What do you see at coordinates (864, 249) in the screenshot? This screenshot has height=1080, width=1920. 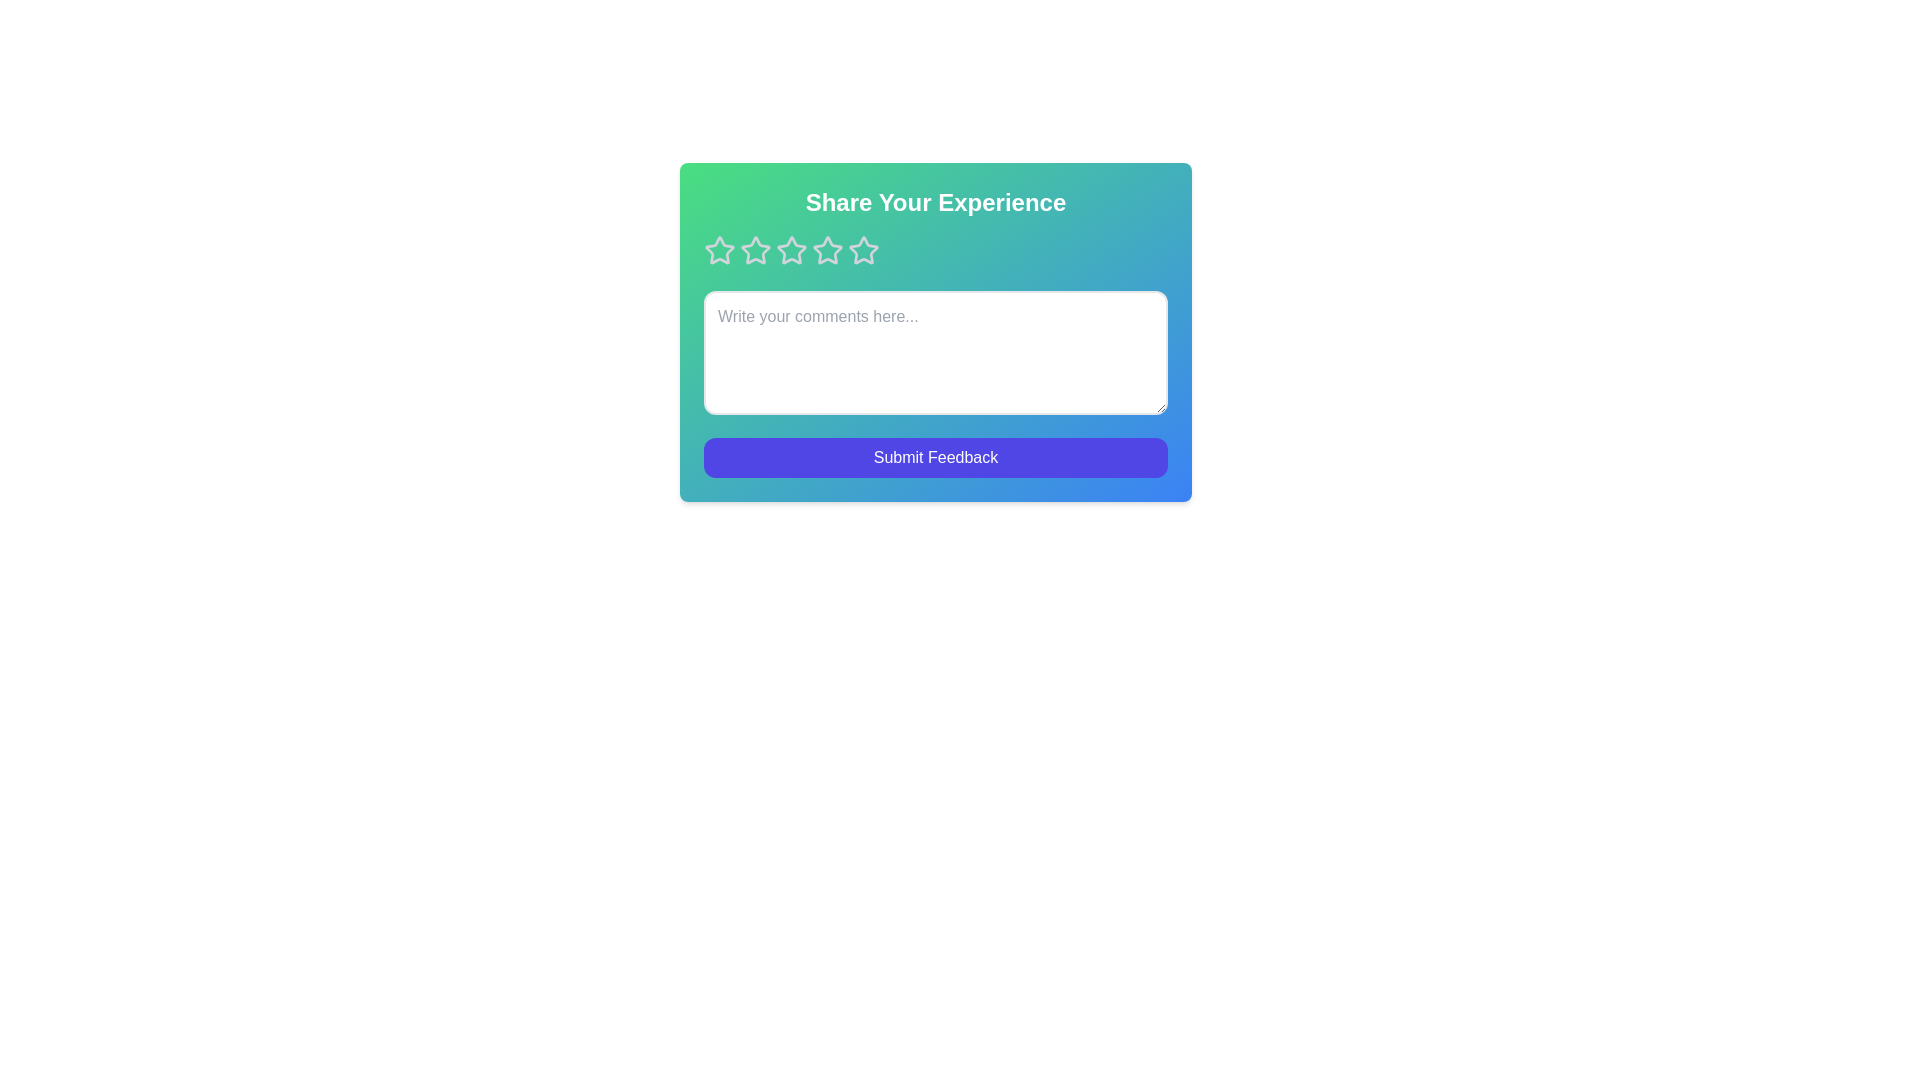 I see `the rating to 5 stars by clicking on the corresponding star` at bounding box center [864, 249].